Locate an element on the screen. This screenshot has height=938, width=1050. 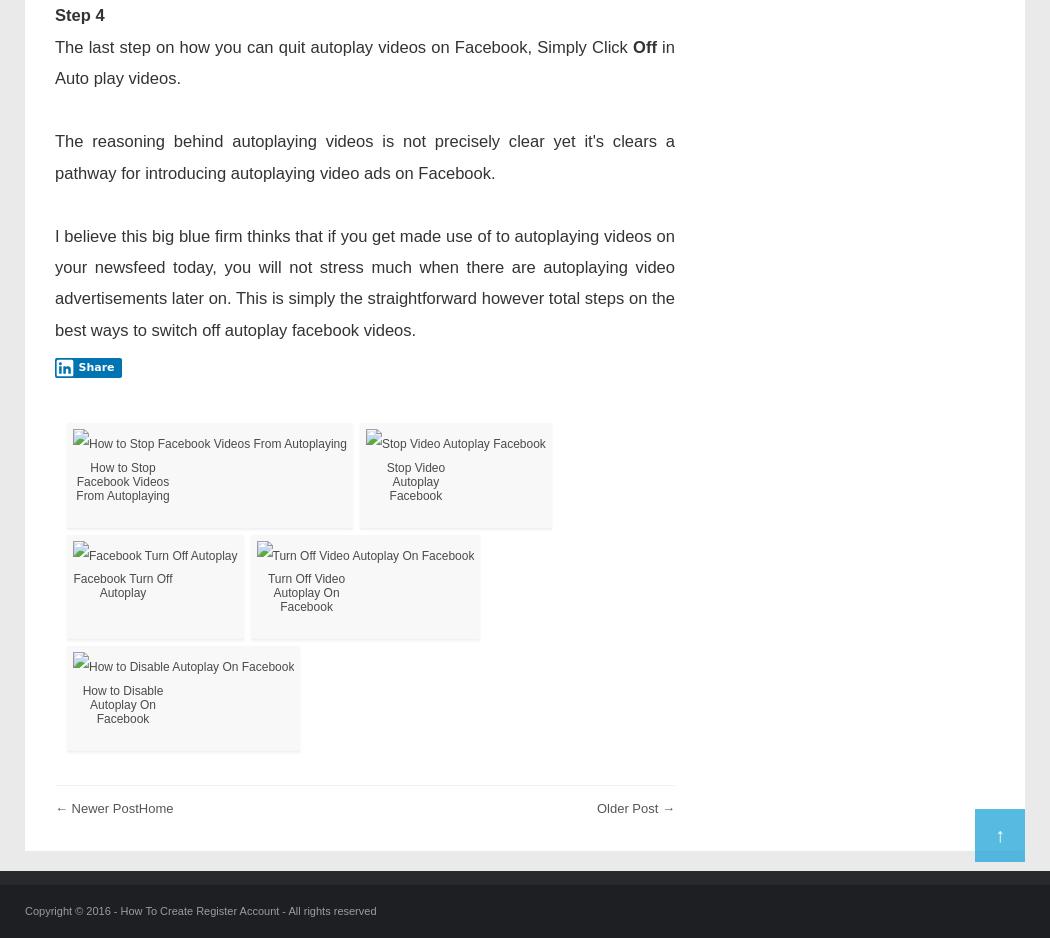
'I believe this big blue firm thinks that if you get made use of to autoplaying videos on your newsfeed today, you will not stress much when there are autoplaying video advertisements later on. This is simply the straightforward however total steps on the best ways to switch off autoplay facebook videos.' is located at coordinates (363, 282).